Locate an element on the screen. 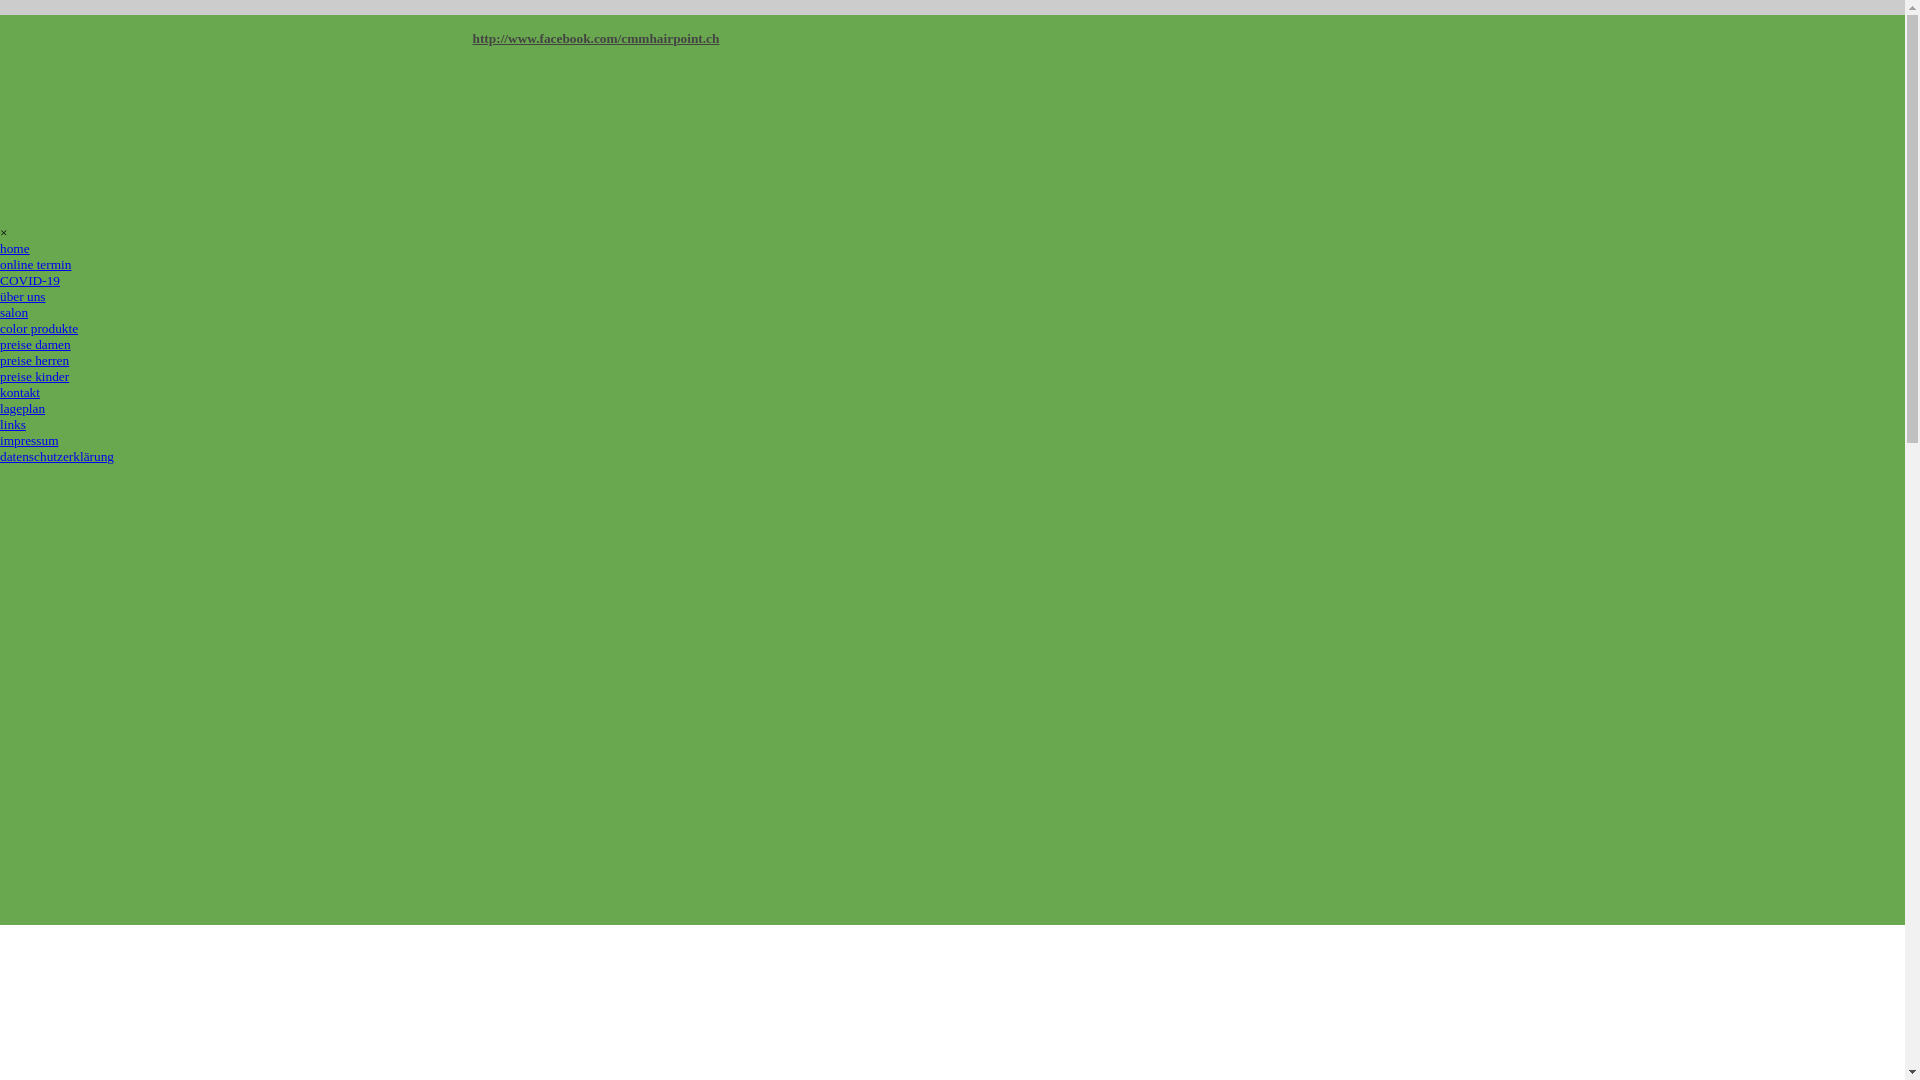  'http://www.facebook.com/cmmhairpoint.ch' is located at coordinates (594, 38).